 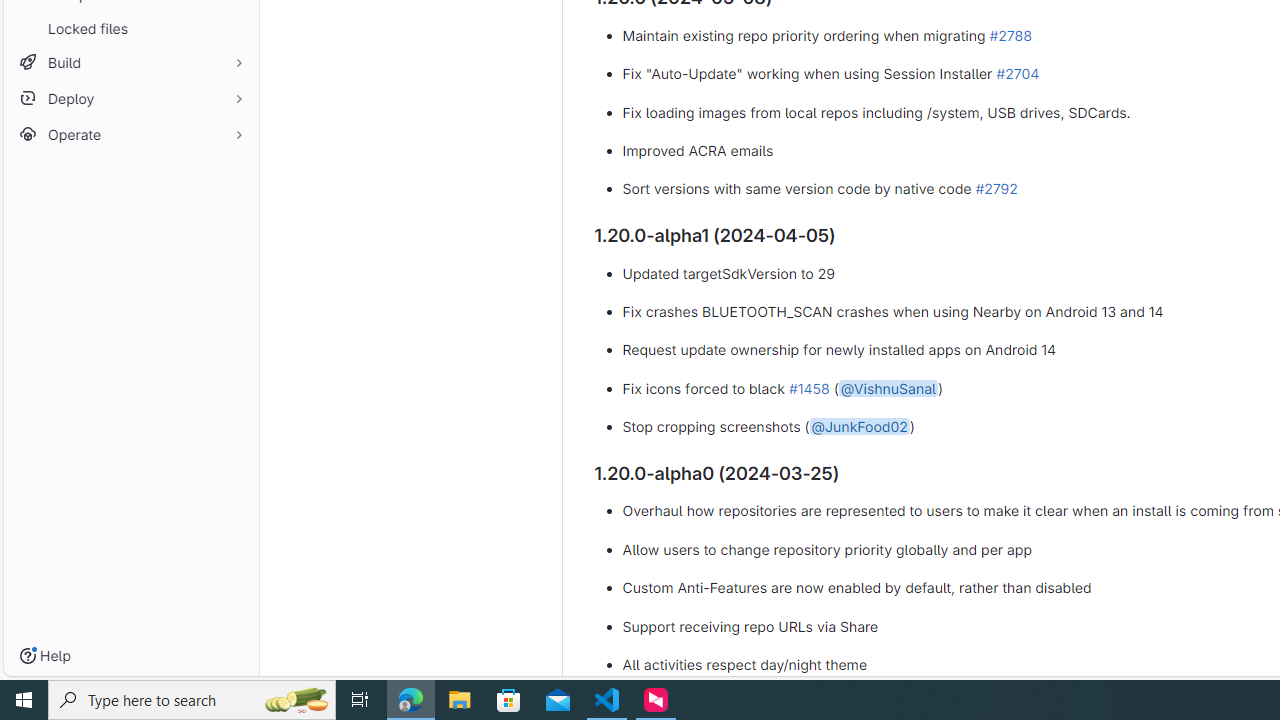 I want to click on 'Deploy', so click(x=130, y=98).